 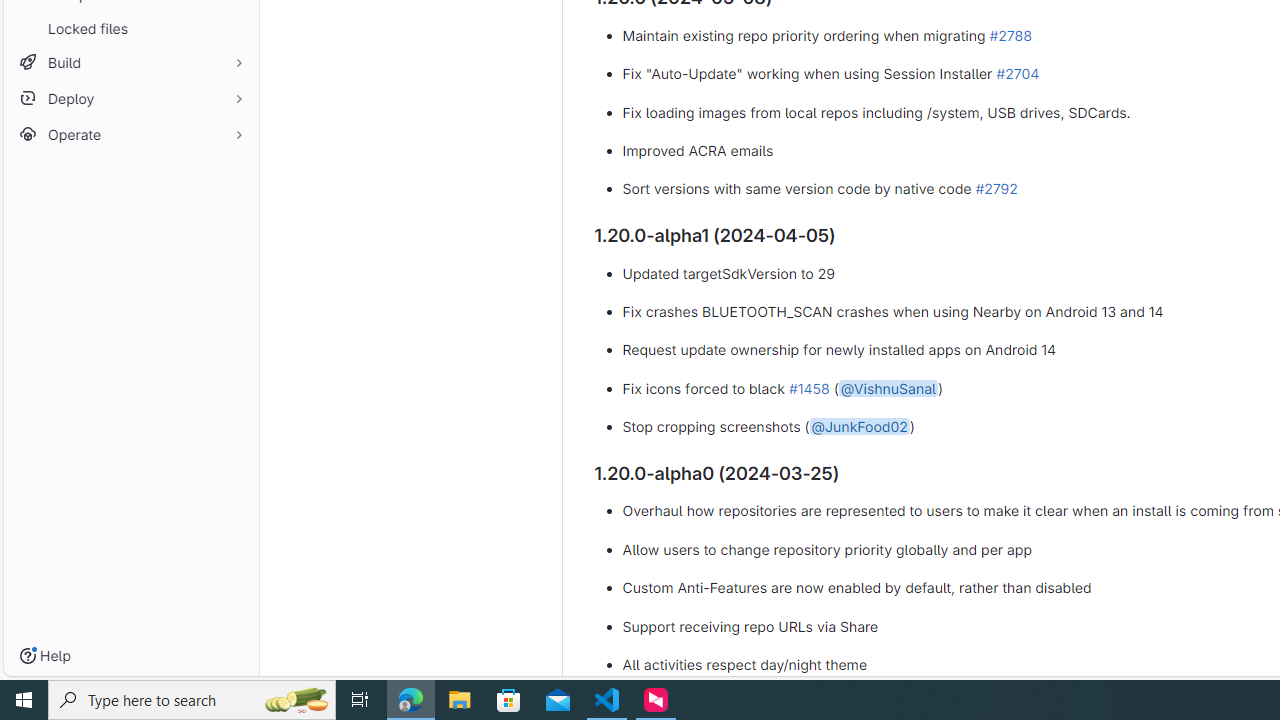 I want to click on 'Deploy', so click(x=130, y=98).